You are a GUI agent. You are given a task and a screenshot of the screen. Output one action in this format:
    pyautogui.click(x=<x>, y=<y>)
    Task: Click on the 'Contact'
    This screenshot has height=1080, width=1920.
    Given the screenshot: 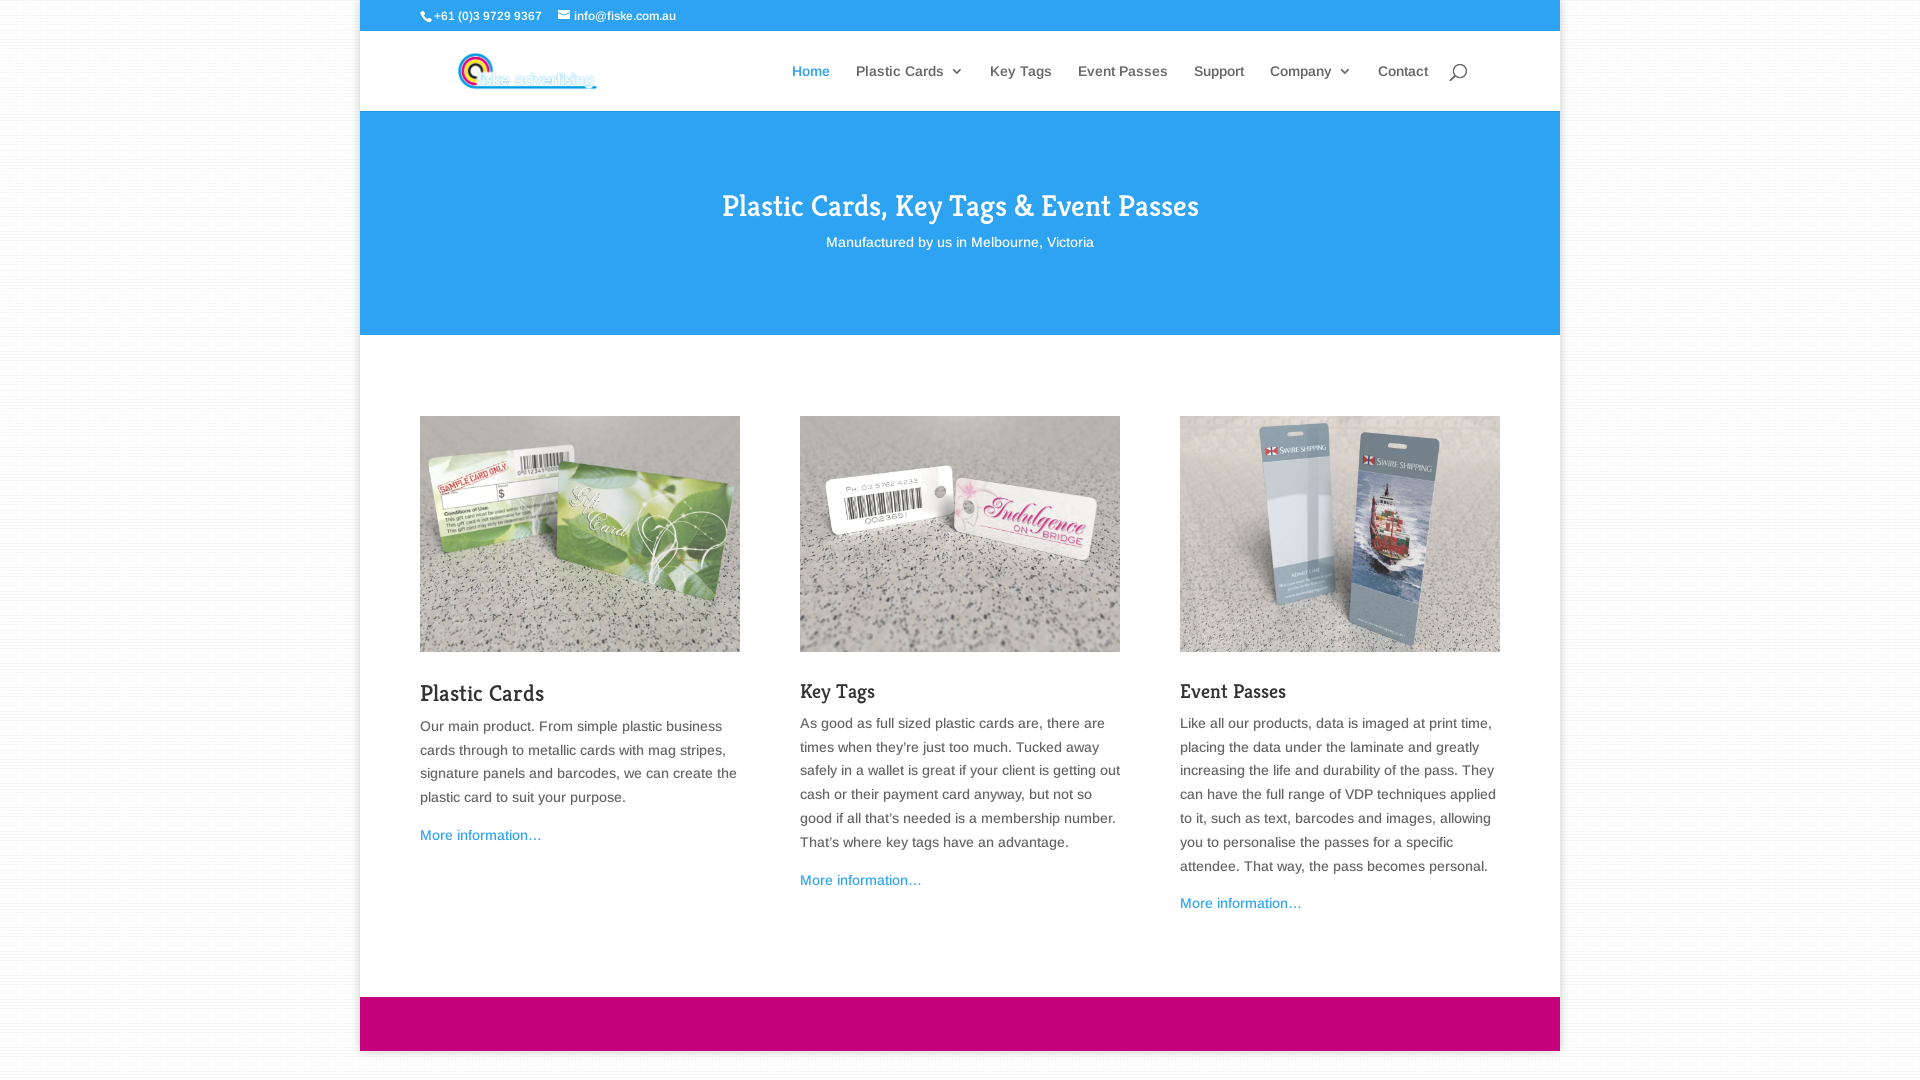 What is the action you would take?
    pyautogui.click(x=1376, y=86)
    